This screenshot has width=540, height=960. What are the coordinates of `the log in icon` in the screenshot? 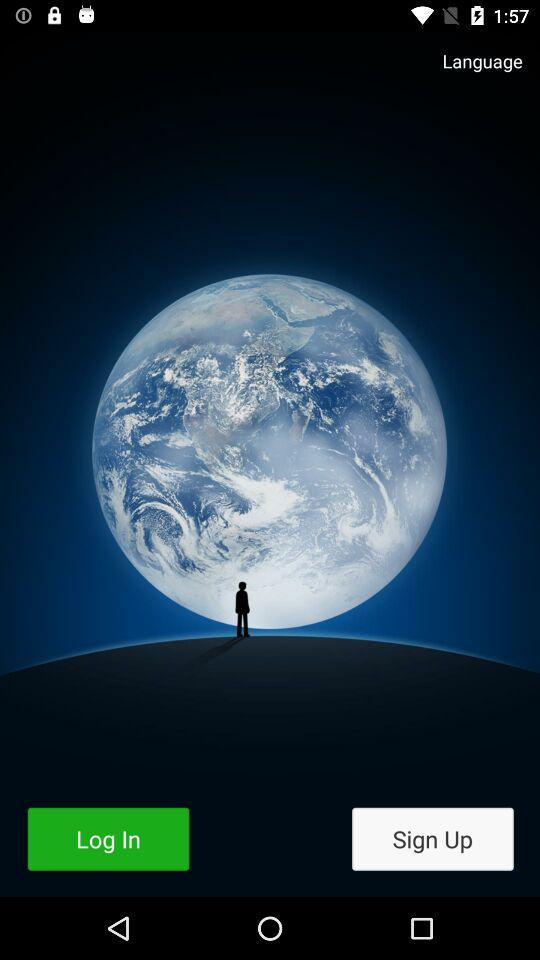 It's located at (108, 839).